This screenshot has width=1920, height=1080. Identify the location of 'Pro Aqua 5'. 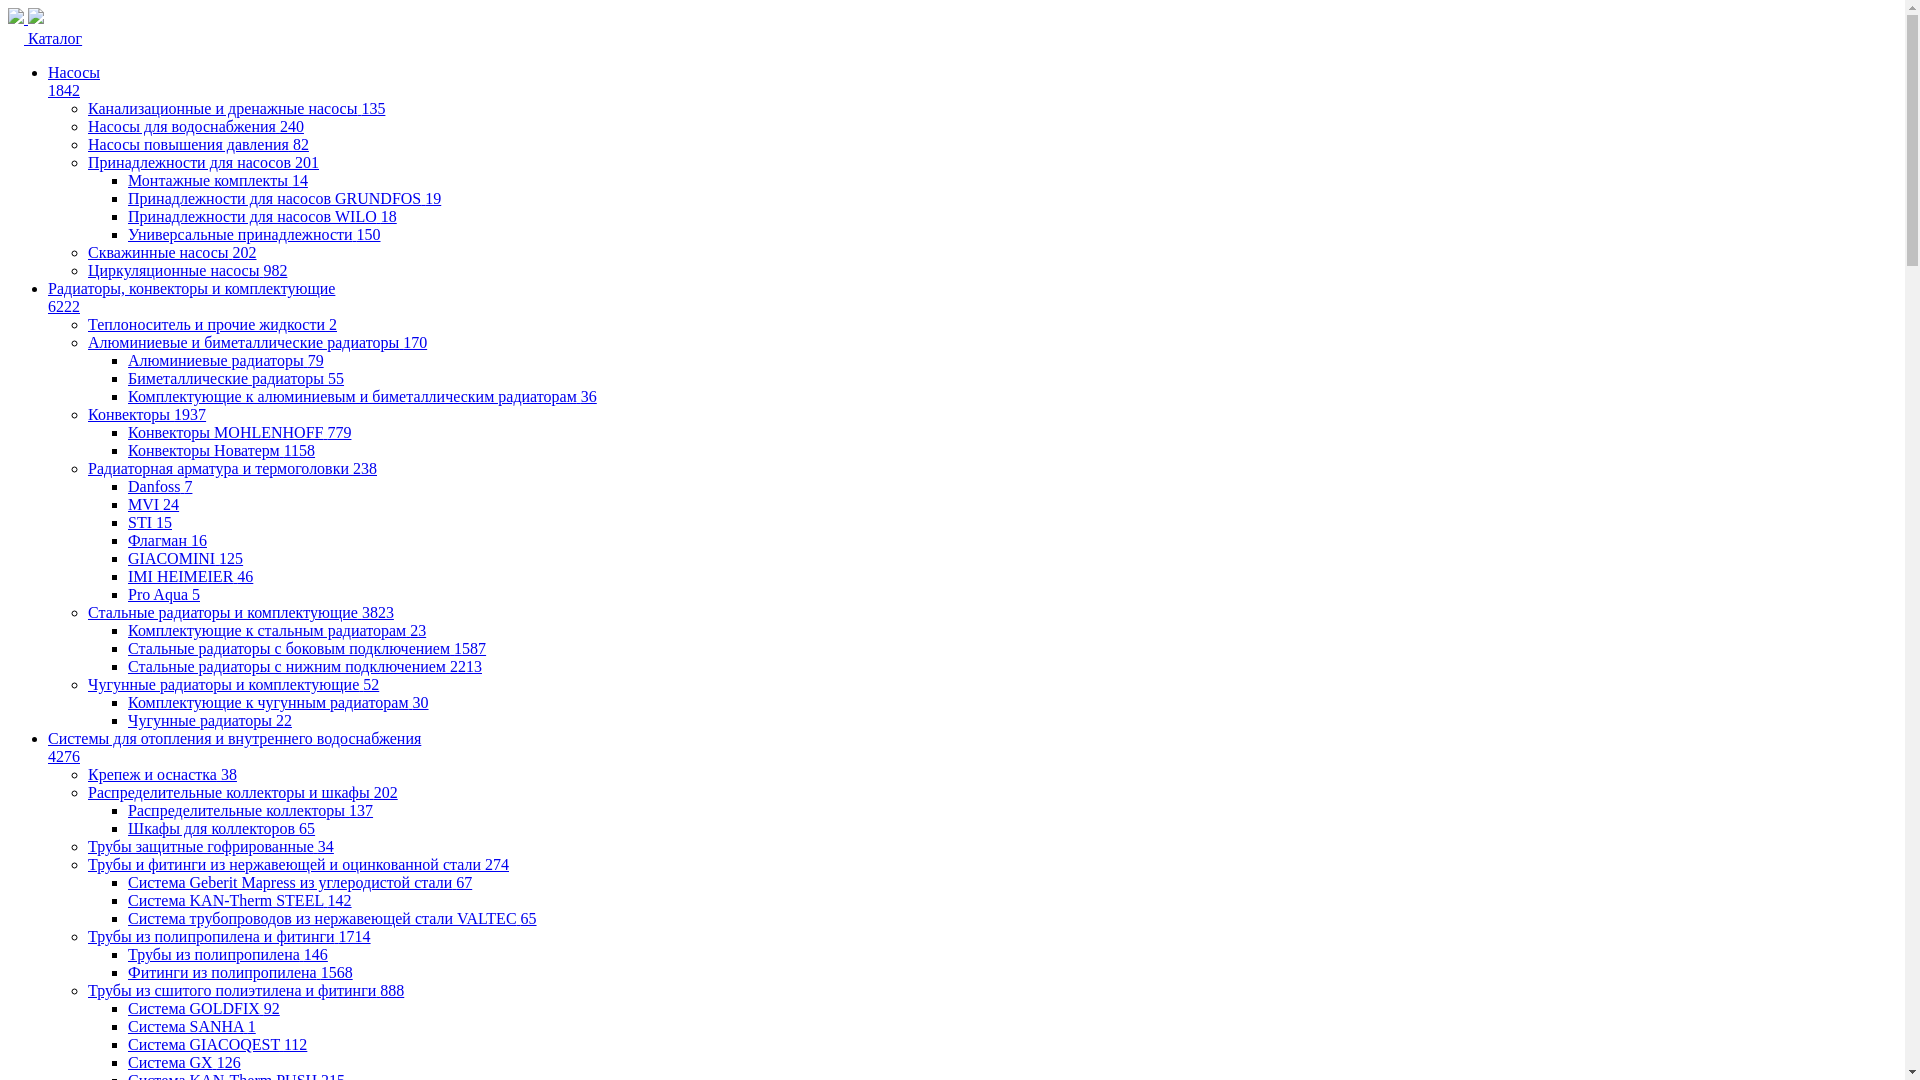
(127, 593).